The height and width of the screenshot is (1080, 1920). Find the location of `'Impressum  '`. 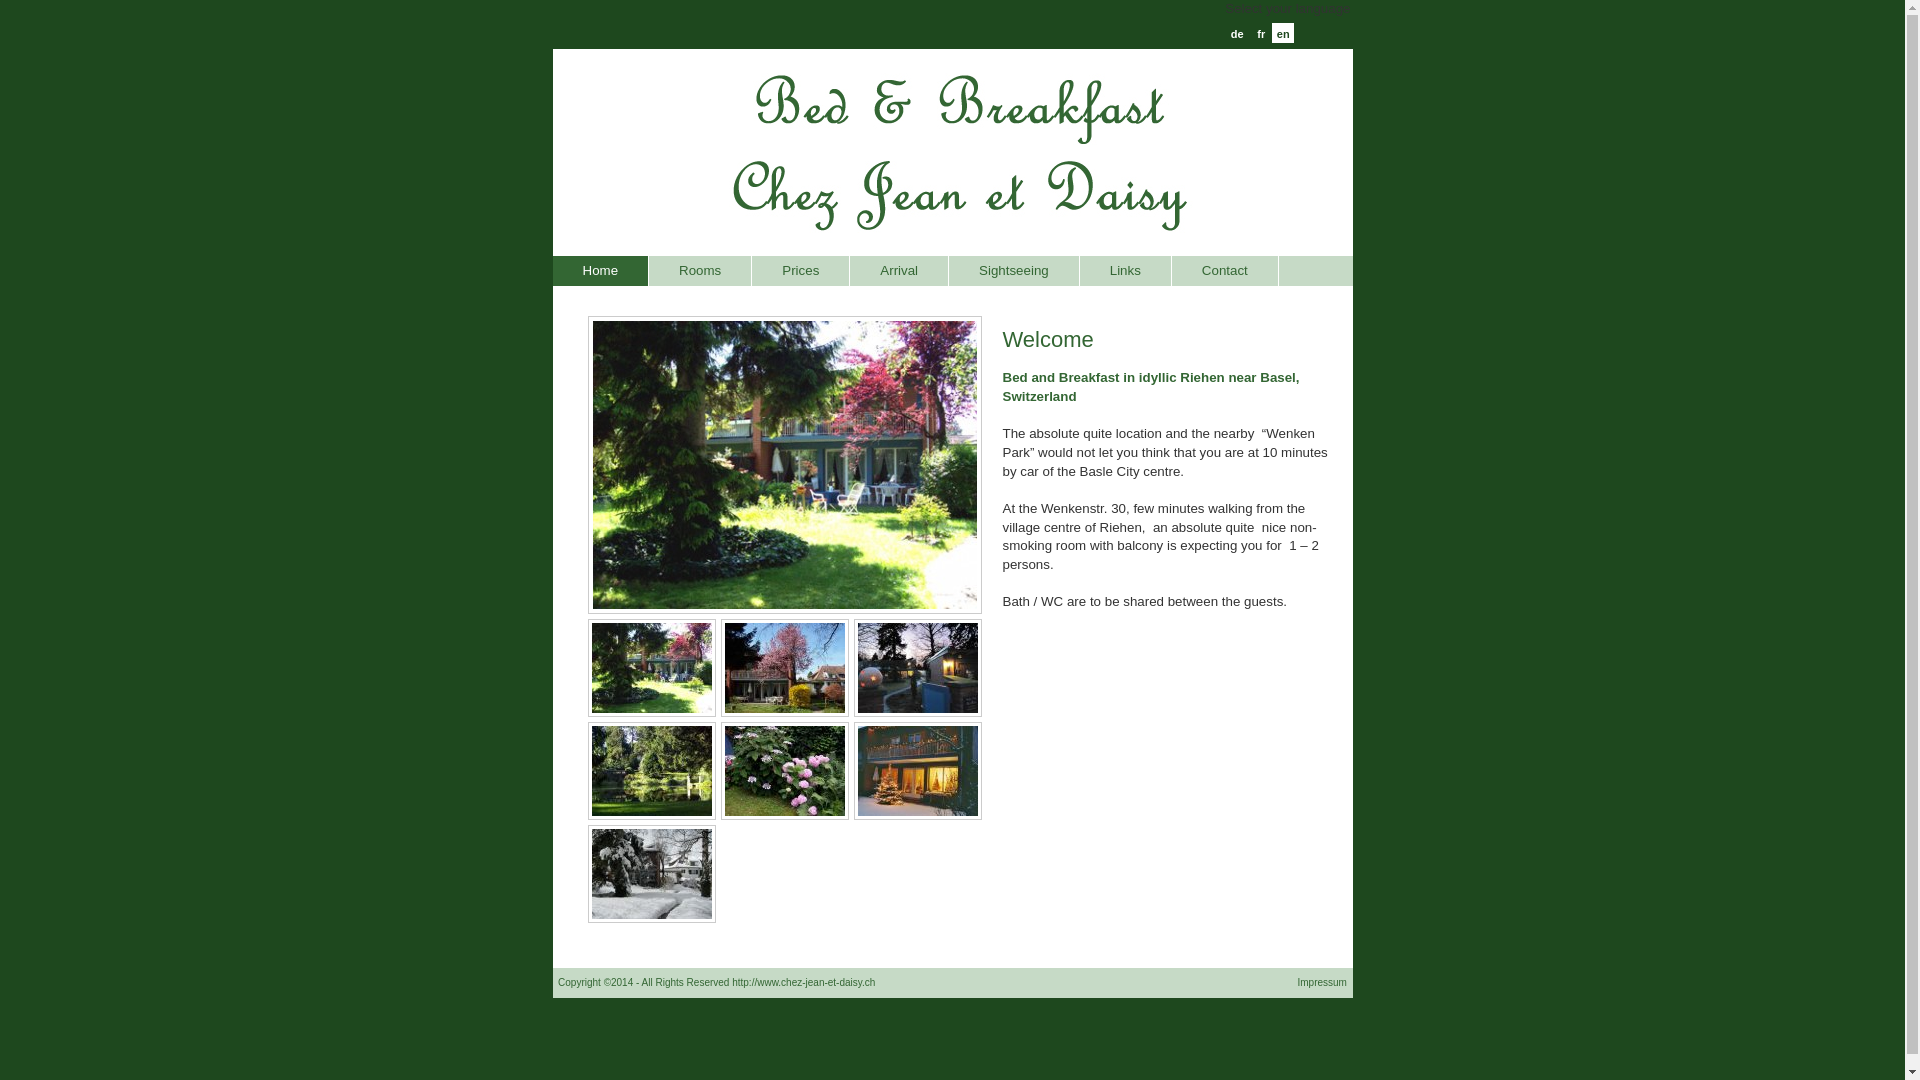

'Impressum  ' is located at coordinates (1324, 981).